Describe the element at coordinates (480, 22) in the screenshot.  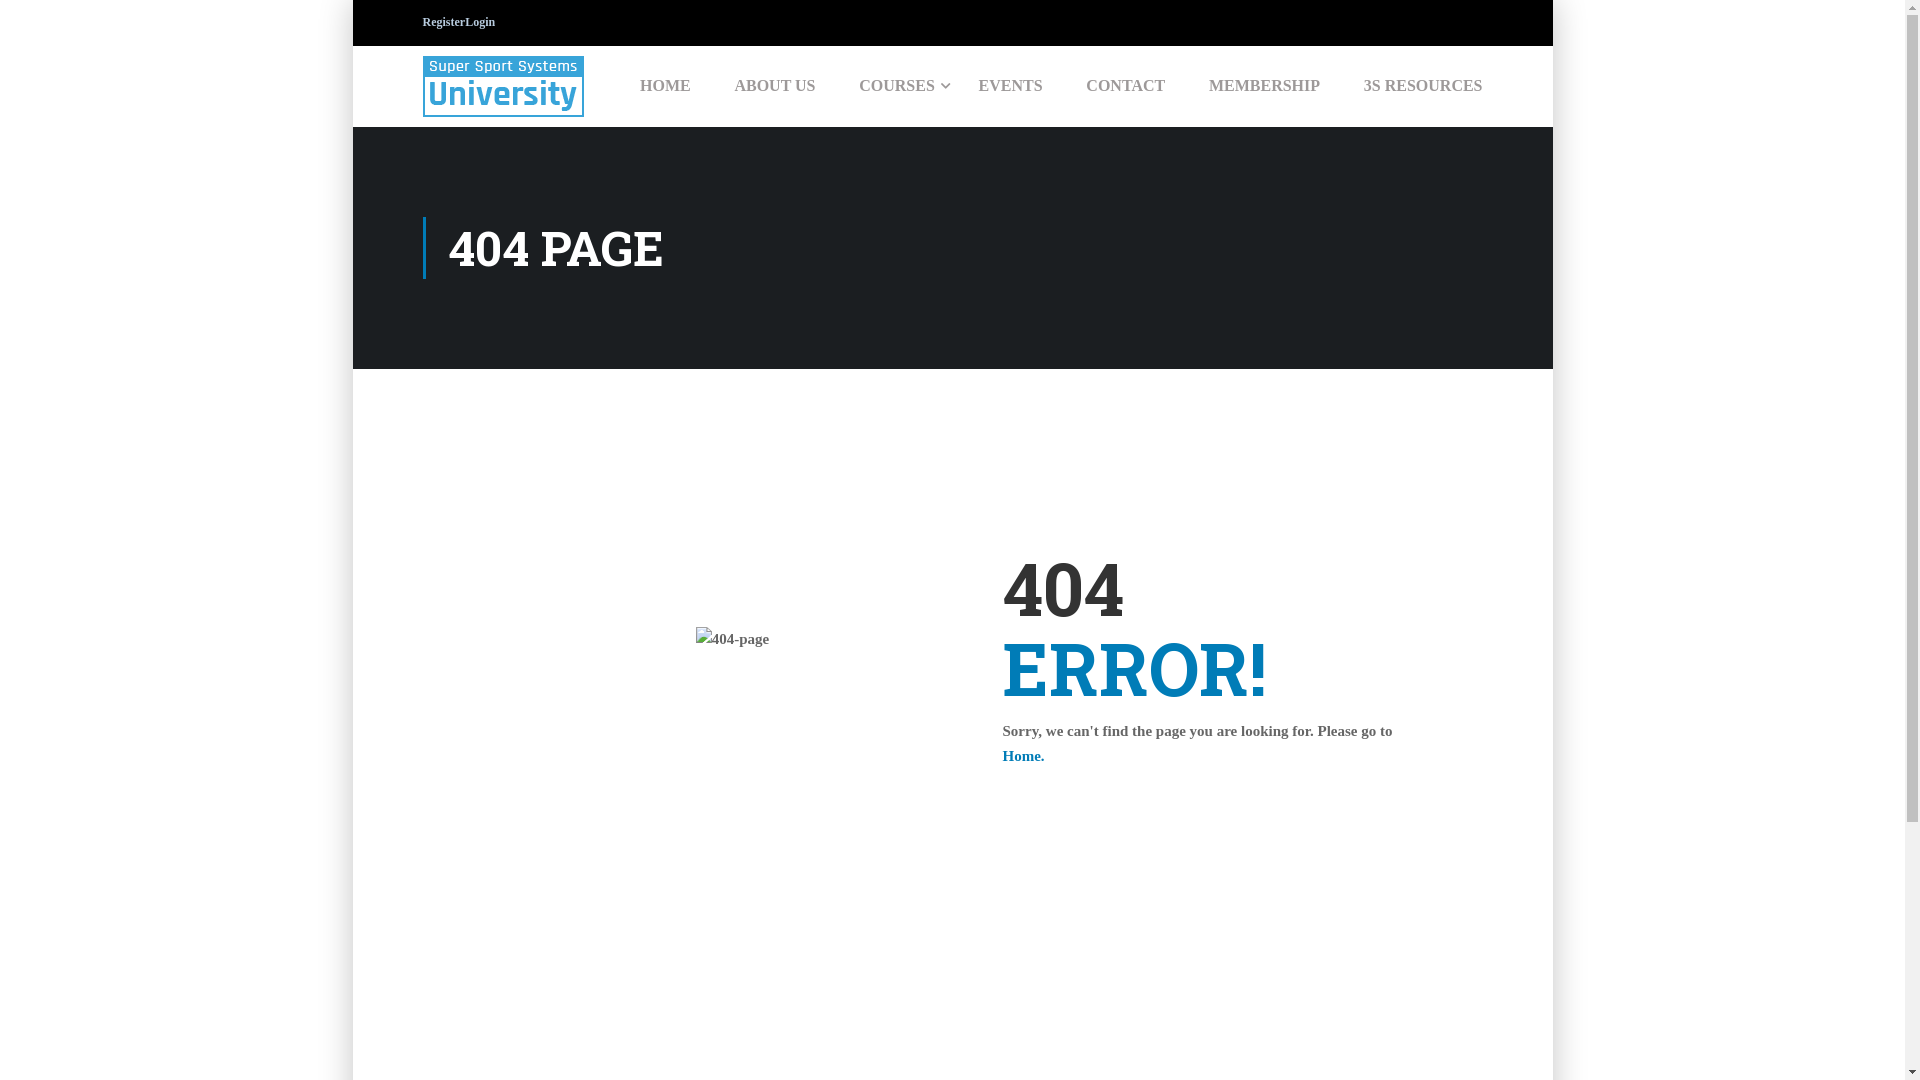
I see `'Login'` at that location.